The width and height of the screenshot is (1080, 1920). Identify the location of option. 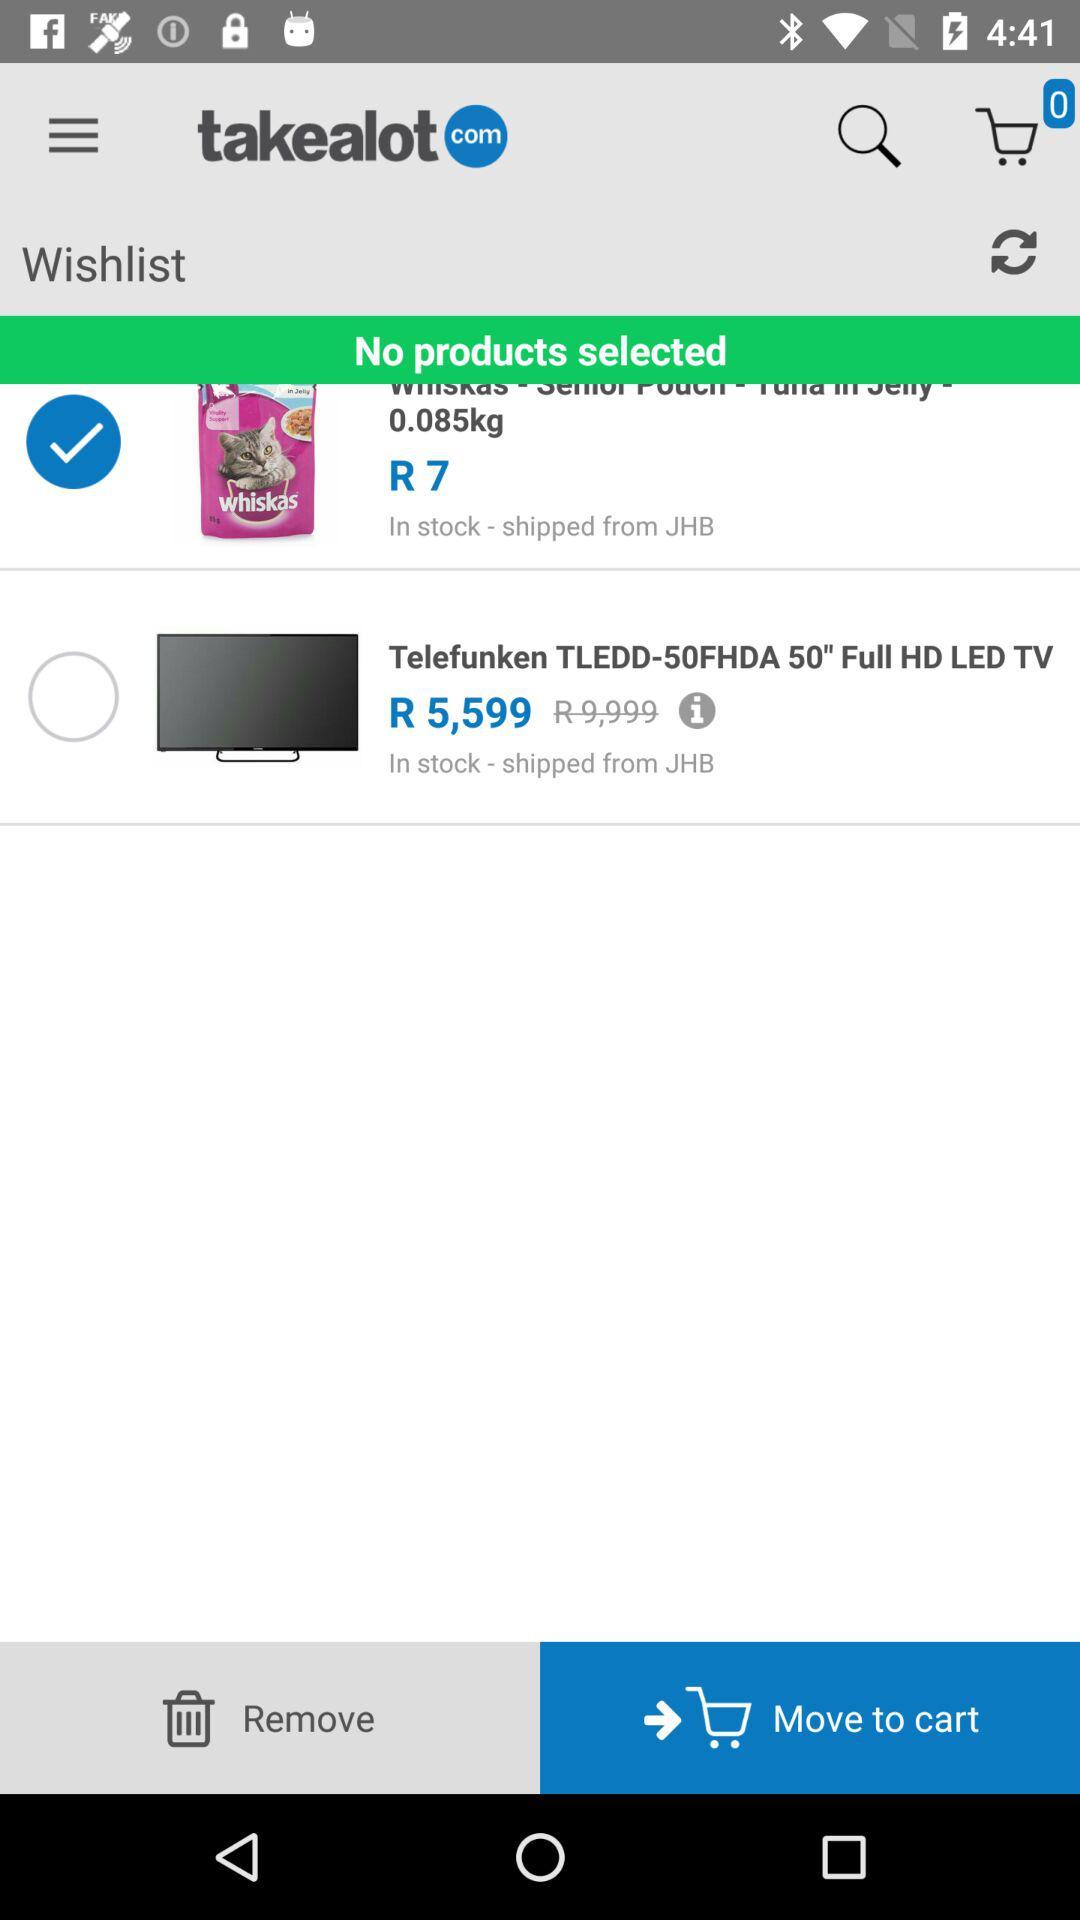
(72, 696).